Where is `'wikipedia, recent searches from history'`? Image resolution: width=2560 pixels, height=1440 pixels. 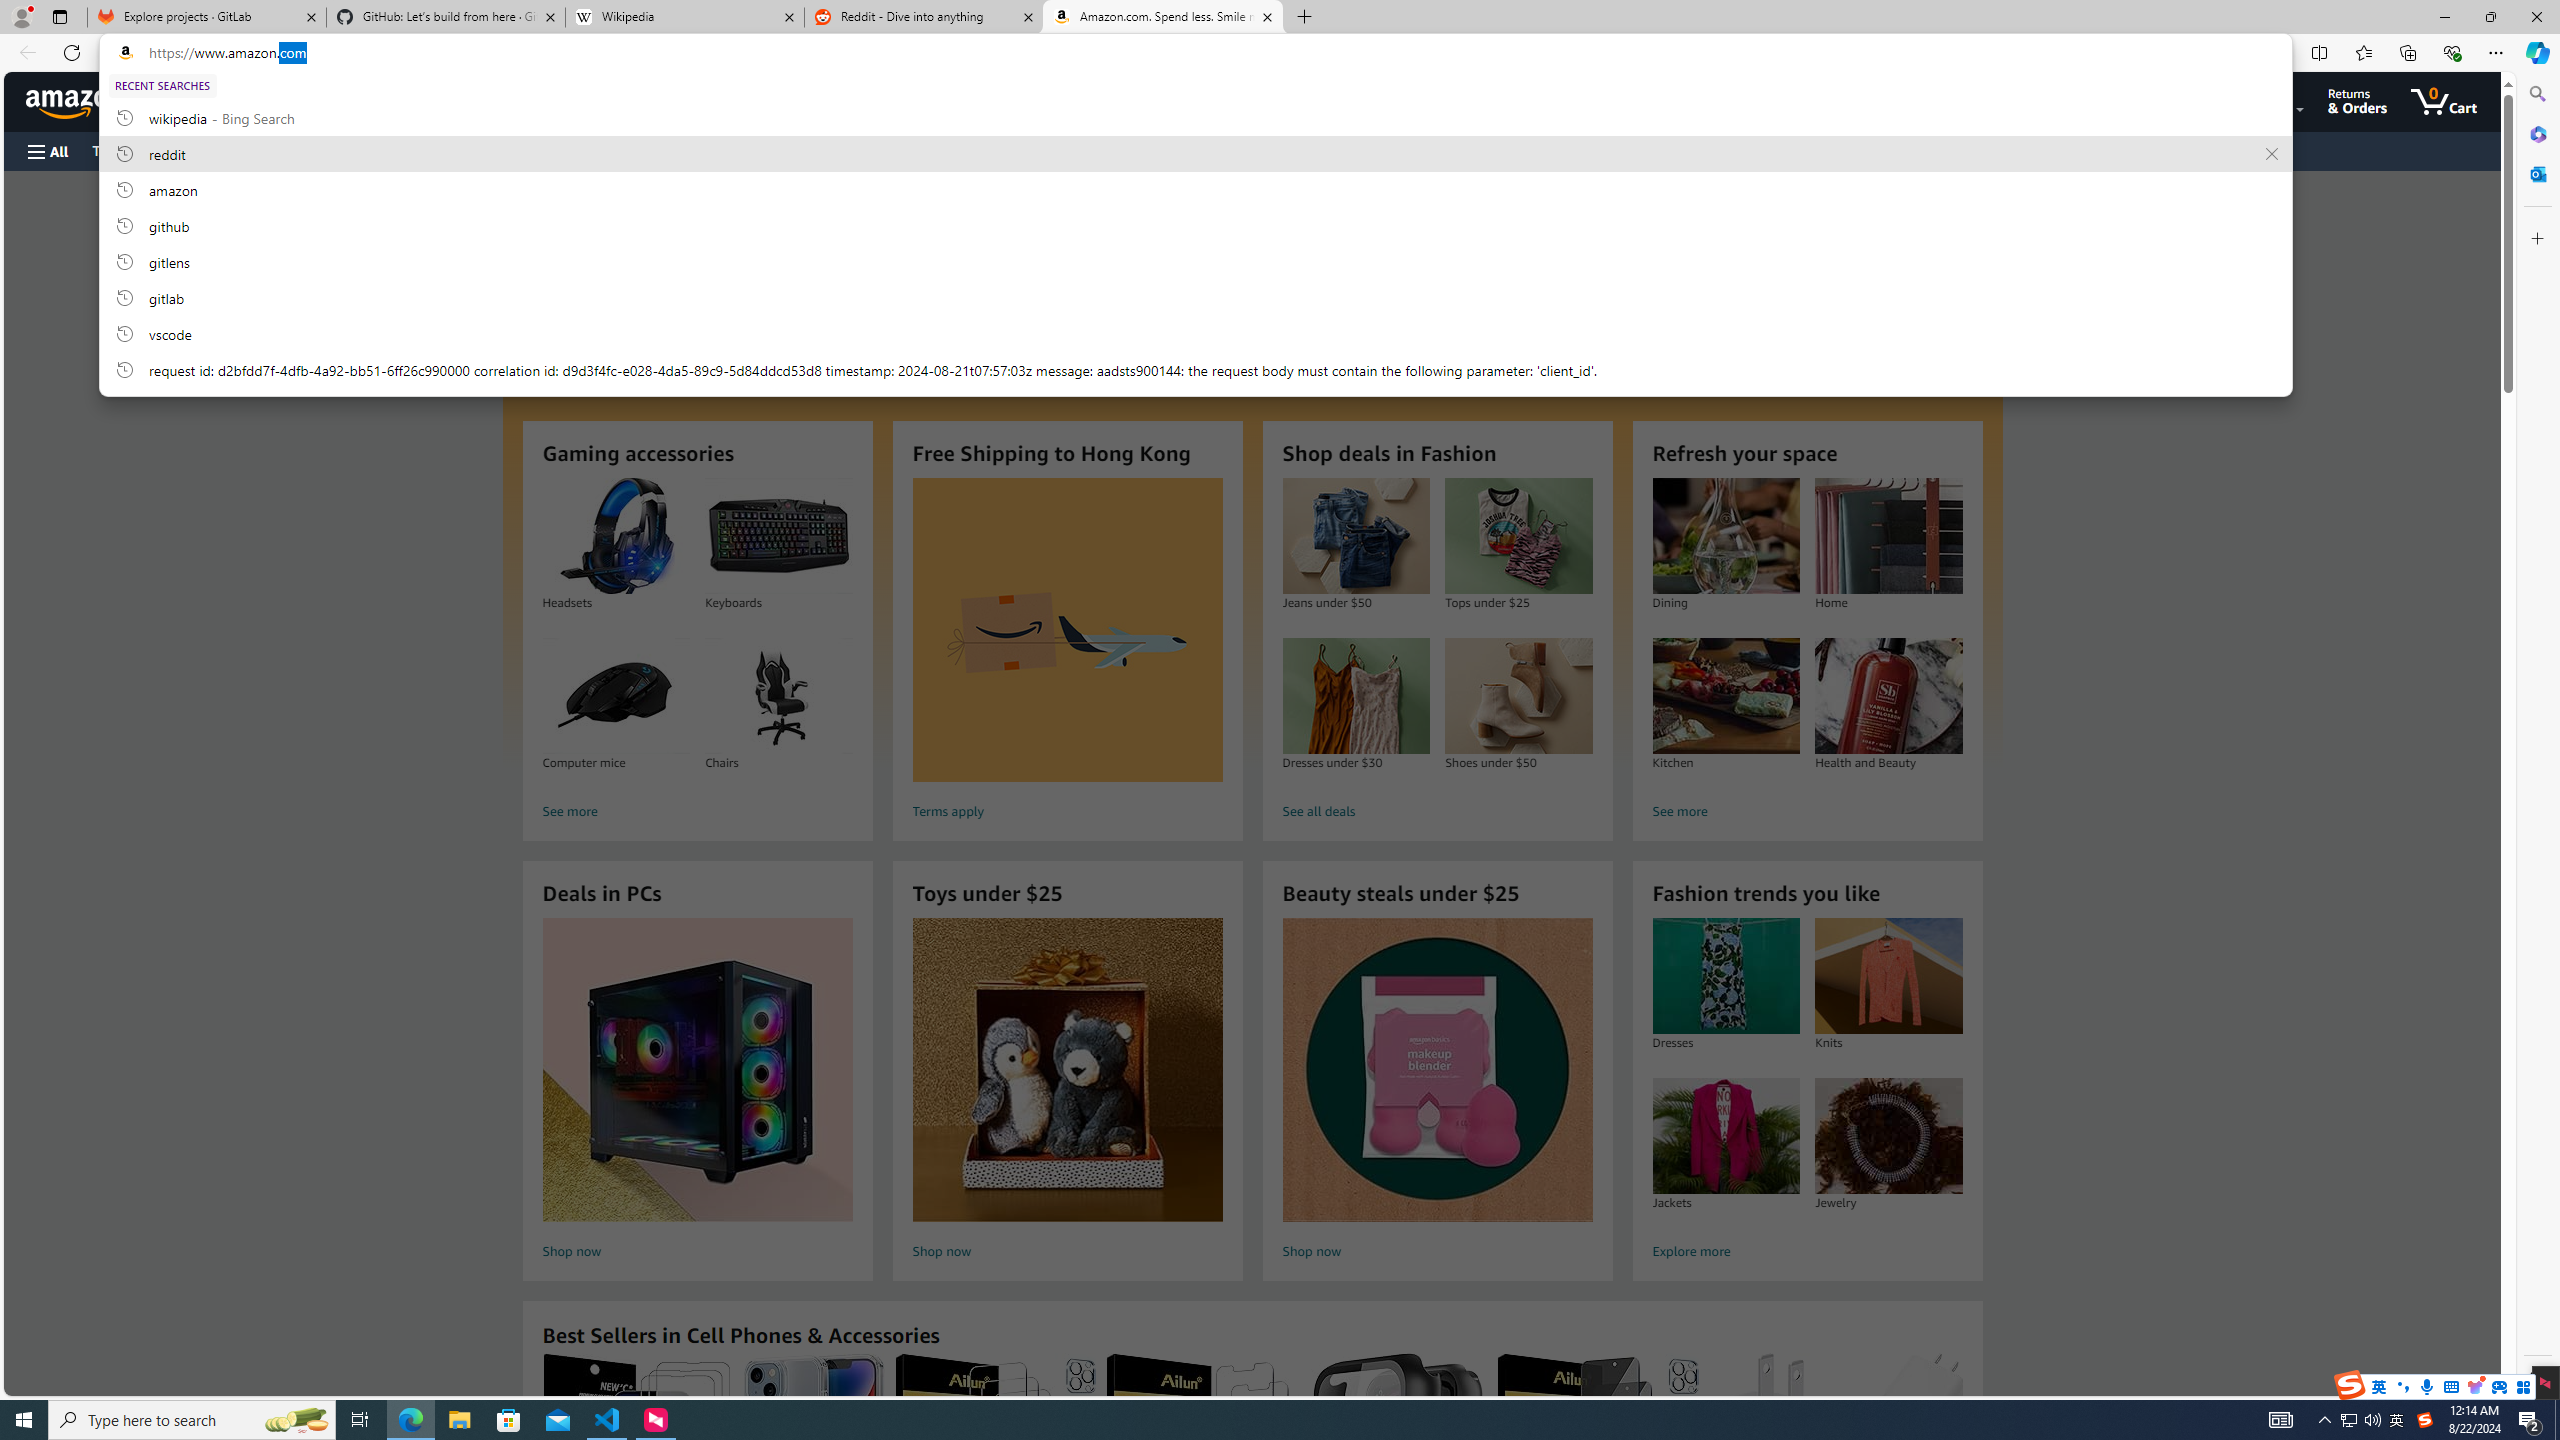 'wikipedia, recent searches from history' is located at coordinates (1194, 116).